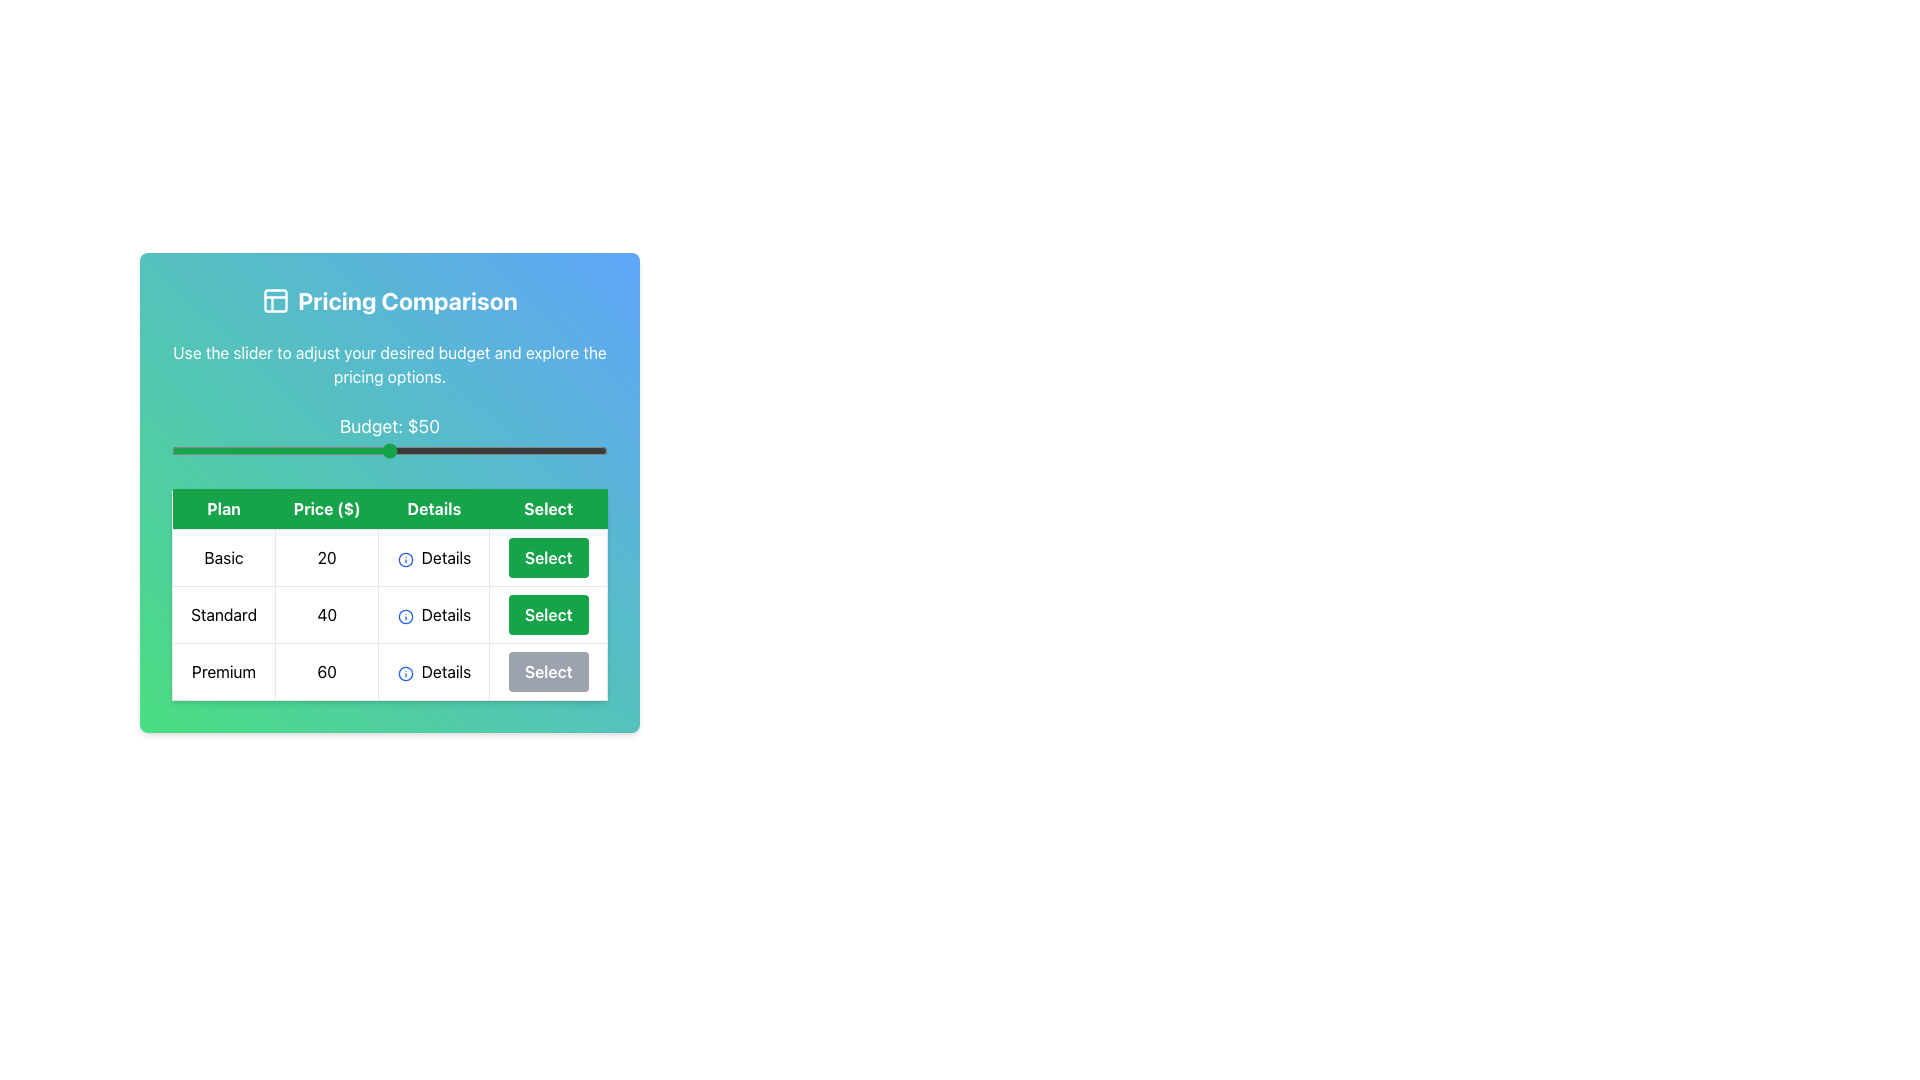 Image resolution: width=1920 pixels, height=1080 pixels. Describe the element at coordinates (327, 613) in the screenshot. I see `displayed cost of the 'Standard' plan from the static text box located in the second row of the 'Price ($)' column of the pricing comparison chart` at that location.